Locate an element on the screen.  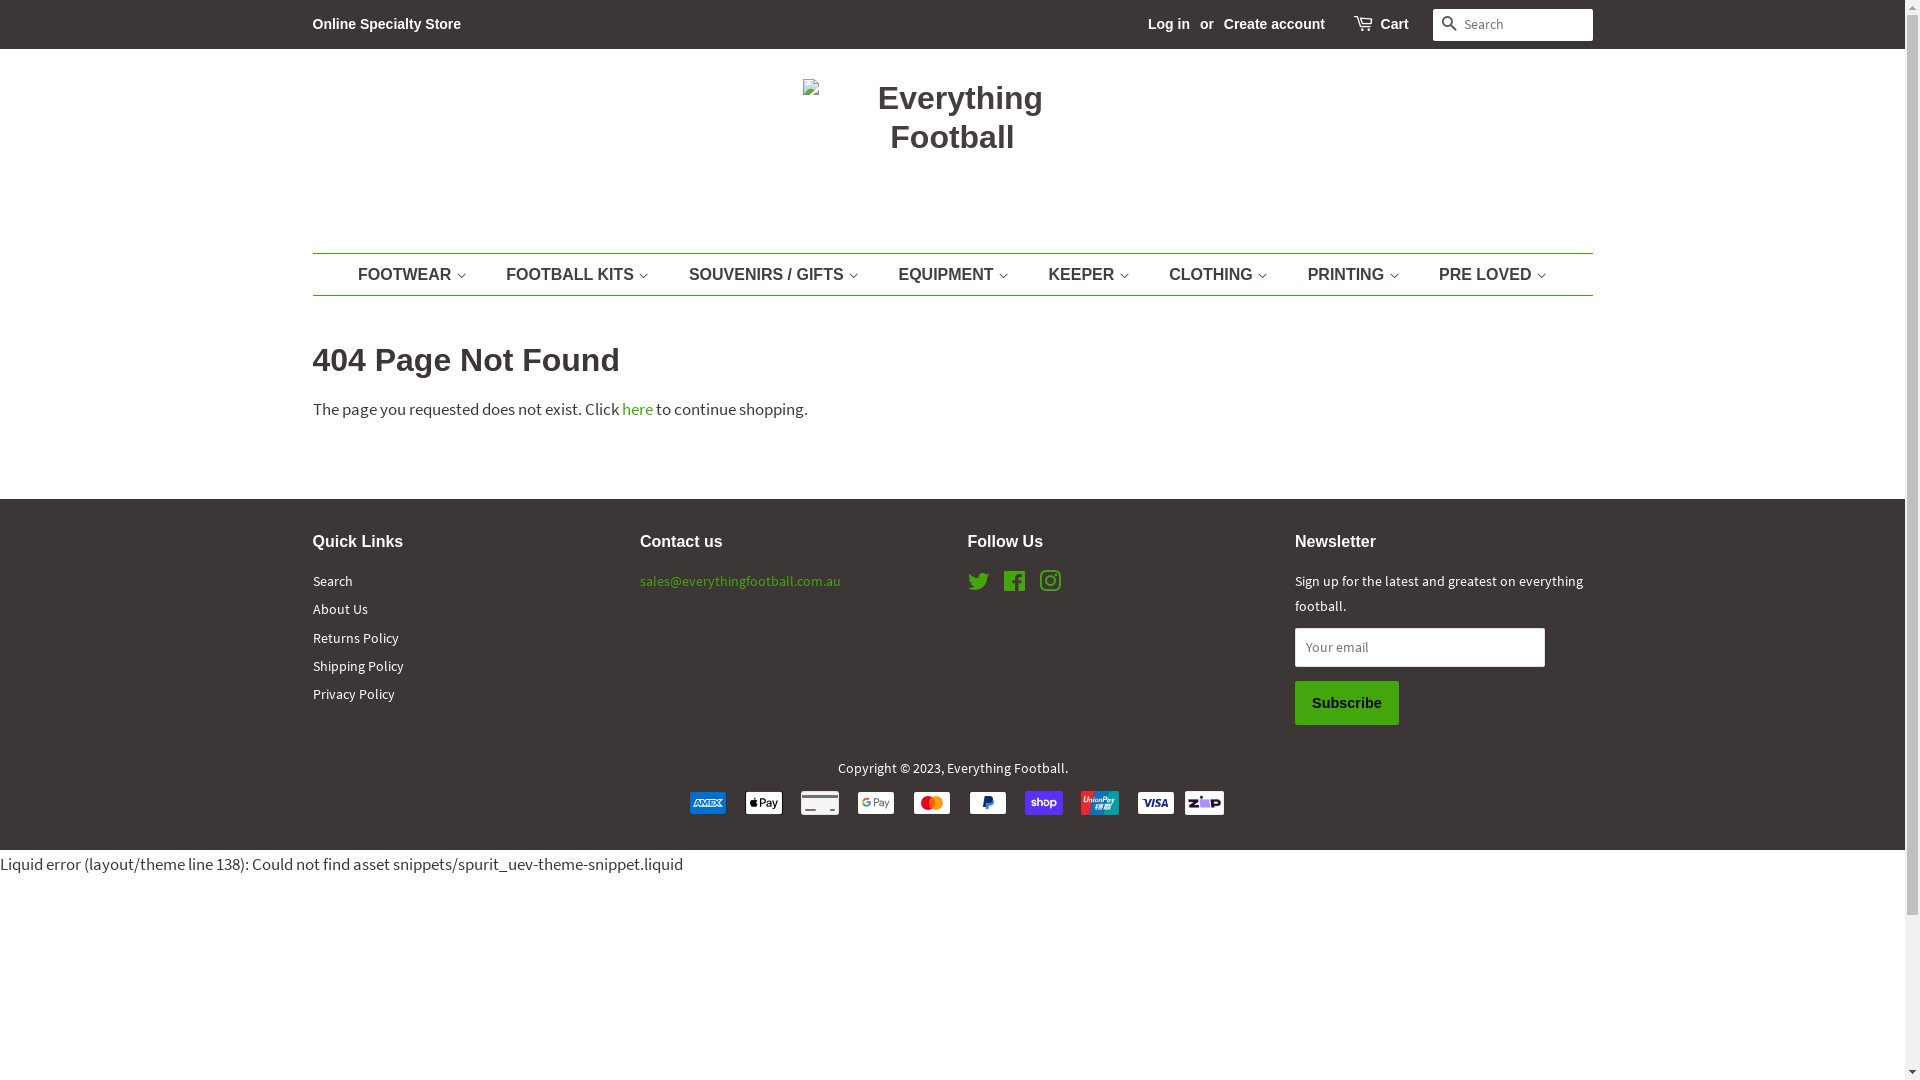
'SOUVENIRS / GIFTS' is located at coordinates (775, 274).